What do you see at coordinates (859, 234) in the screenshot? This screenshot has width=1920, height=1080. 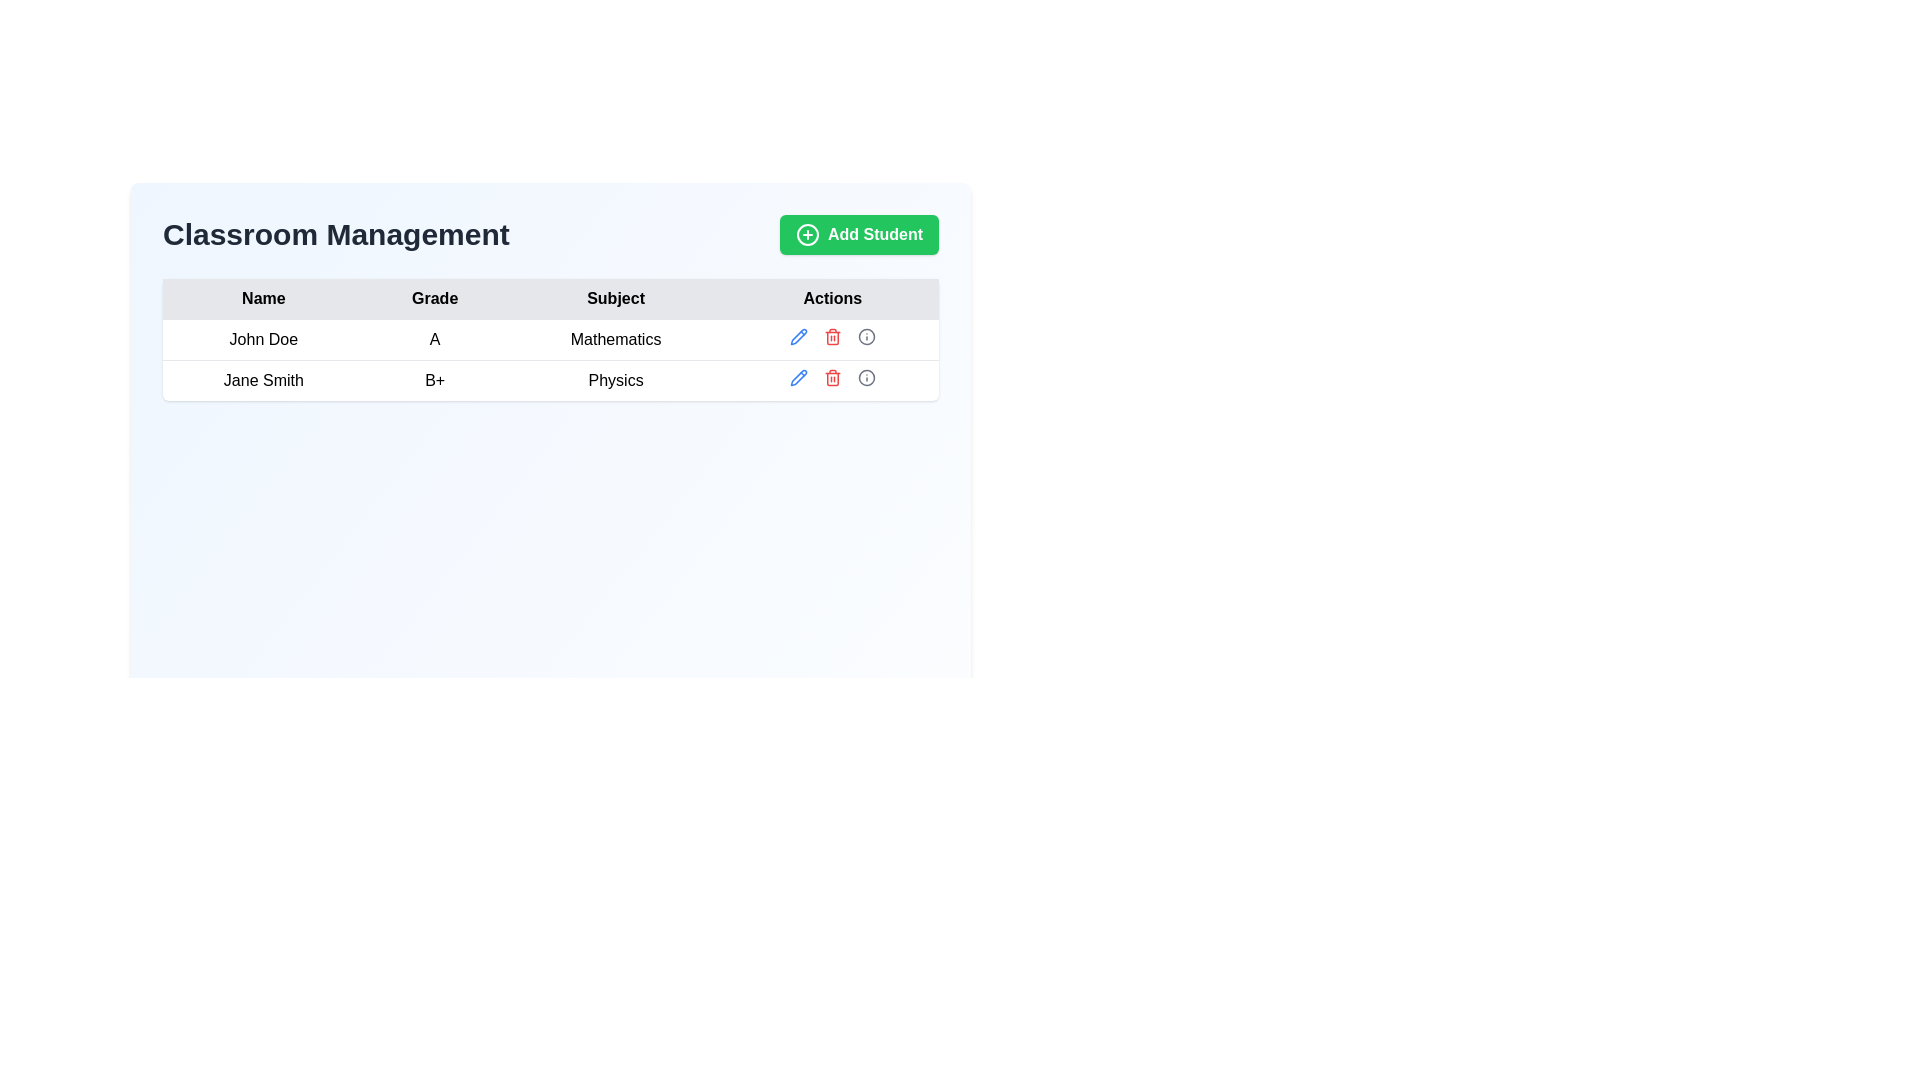 I see `the 'Add Student' button, which is a bright green rectangular button with rounded corners and white text. The button is located on the right side of the header section, aligned with the 'Classroom Management' text` at bounding box center [859, 234].